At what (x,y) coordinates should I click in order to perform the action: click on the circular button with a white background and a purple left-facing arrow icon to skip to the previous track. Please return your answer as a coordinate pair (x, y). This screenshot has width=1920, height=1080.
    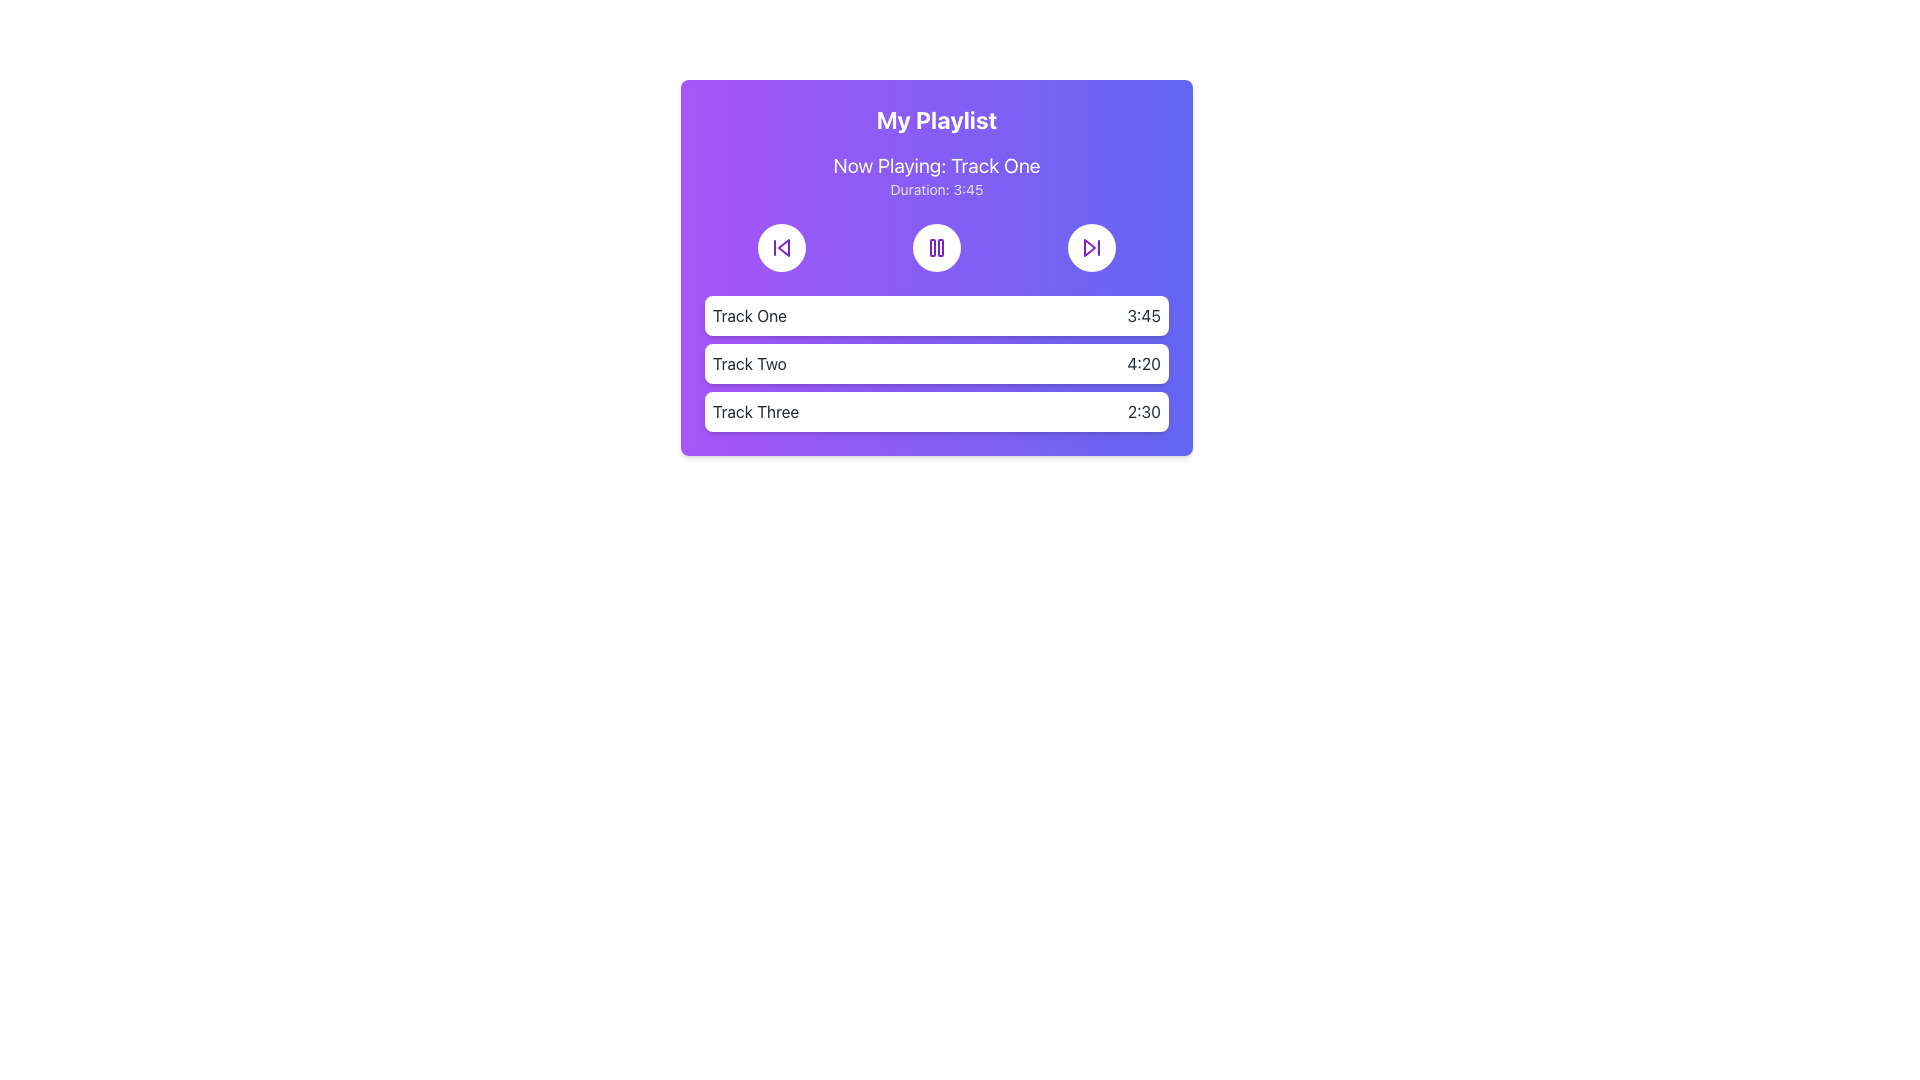
    Looking at the image, I should click on (781, 246).